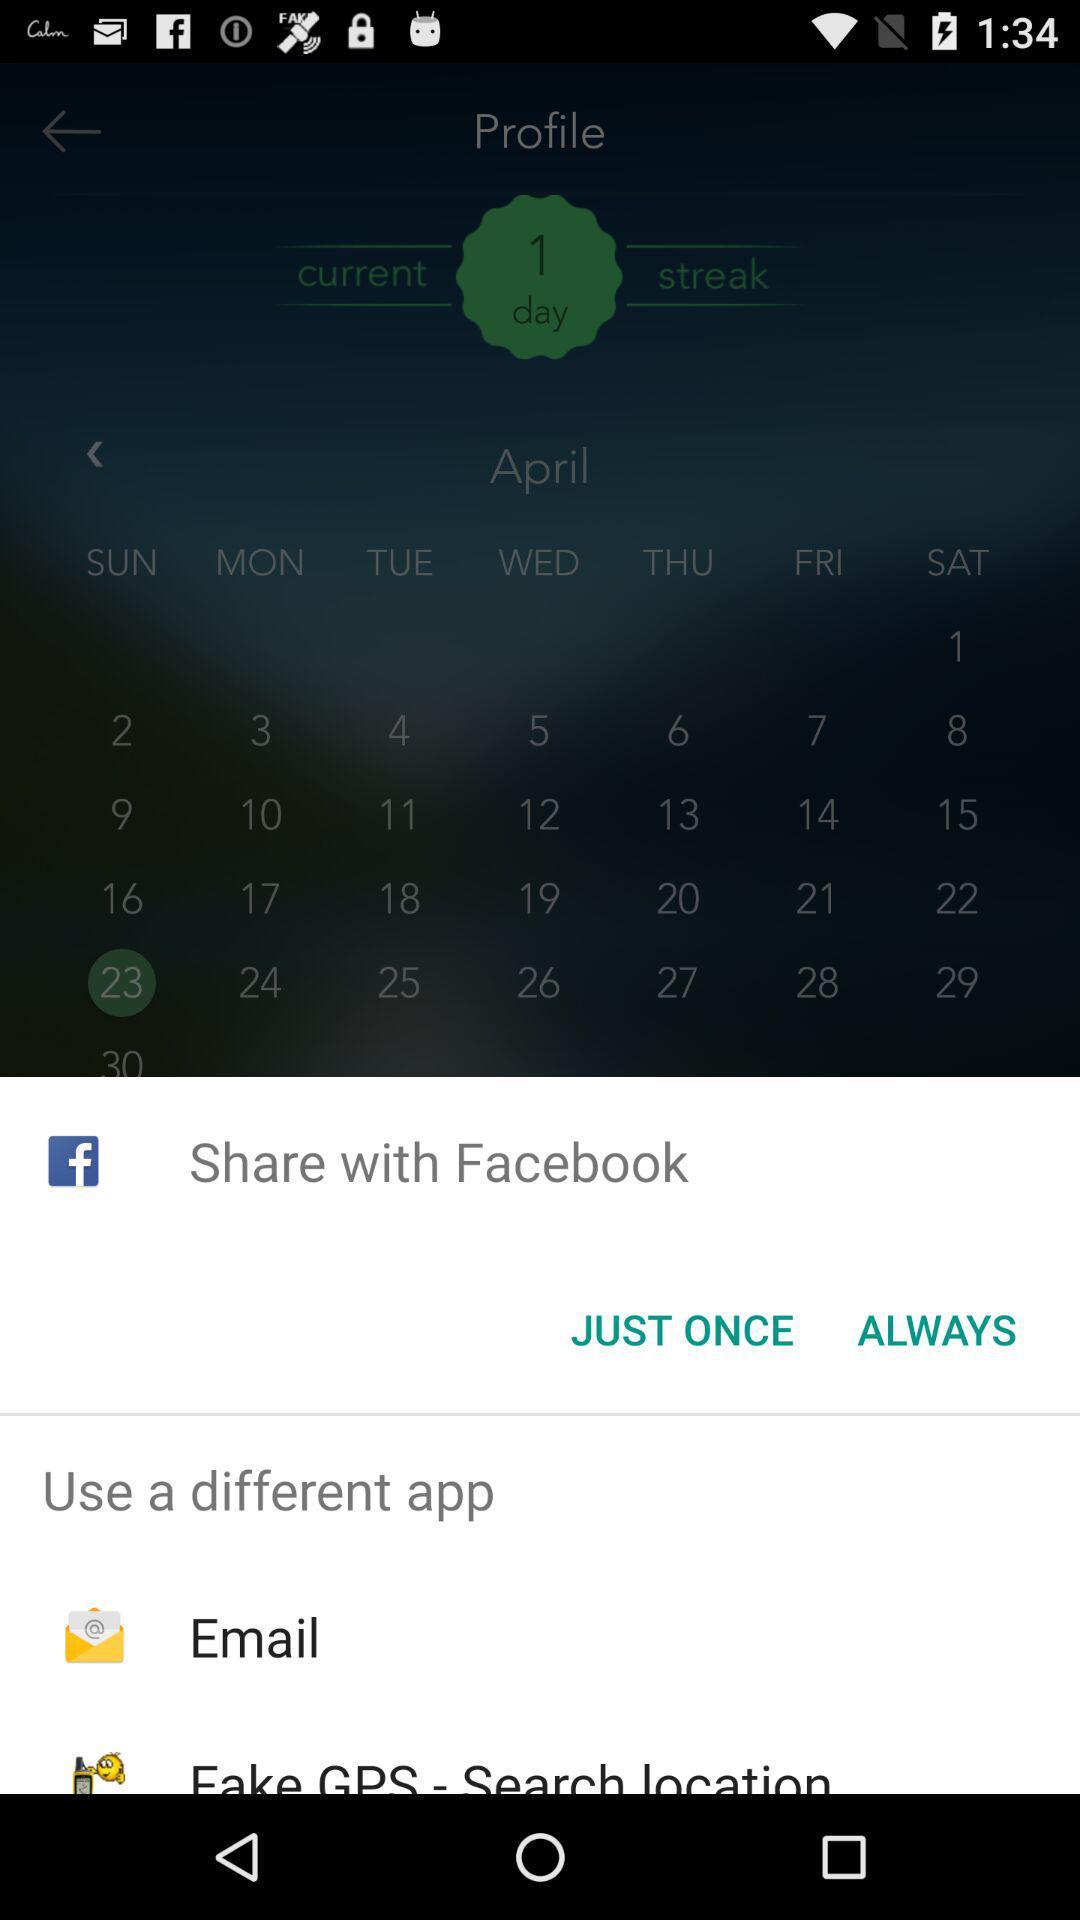 The height and width of the screenshot is (1920, 1080). Describe the element at coordinates (937, 1329) in the screenshot. I see `icon next to the just once icon` at that location.